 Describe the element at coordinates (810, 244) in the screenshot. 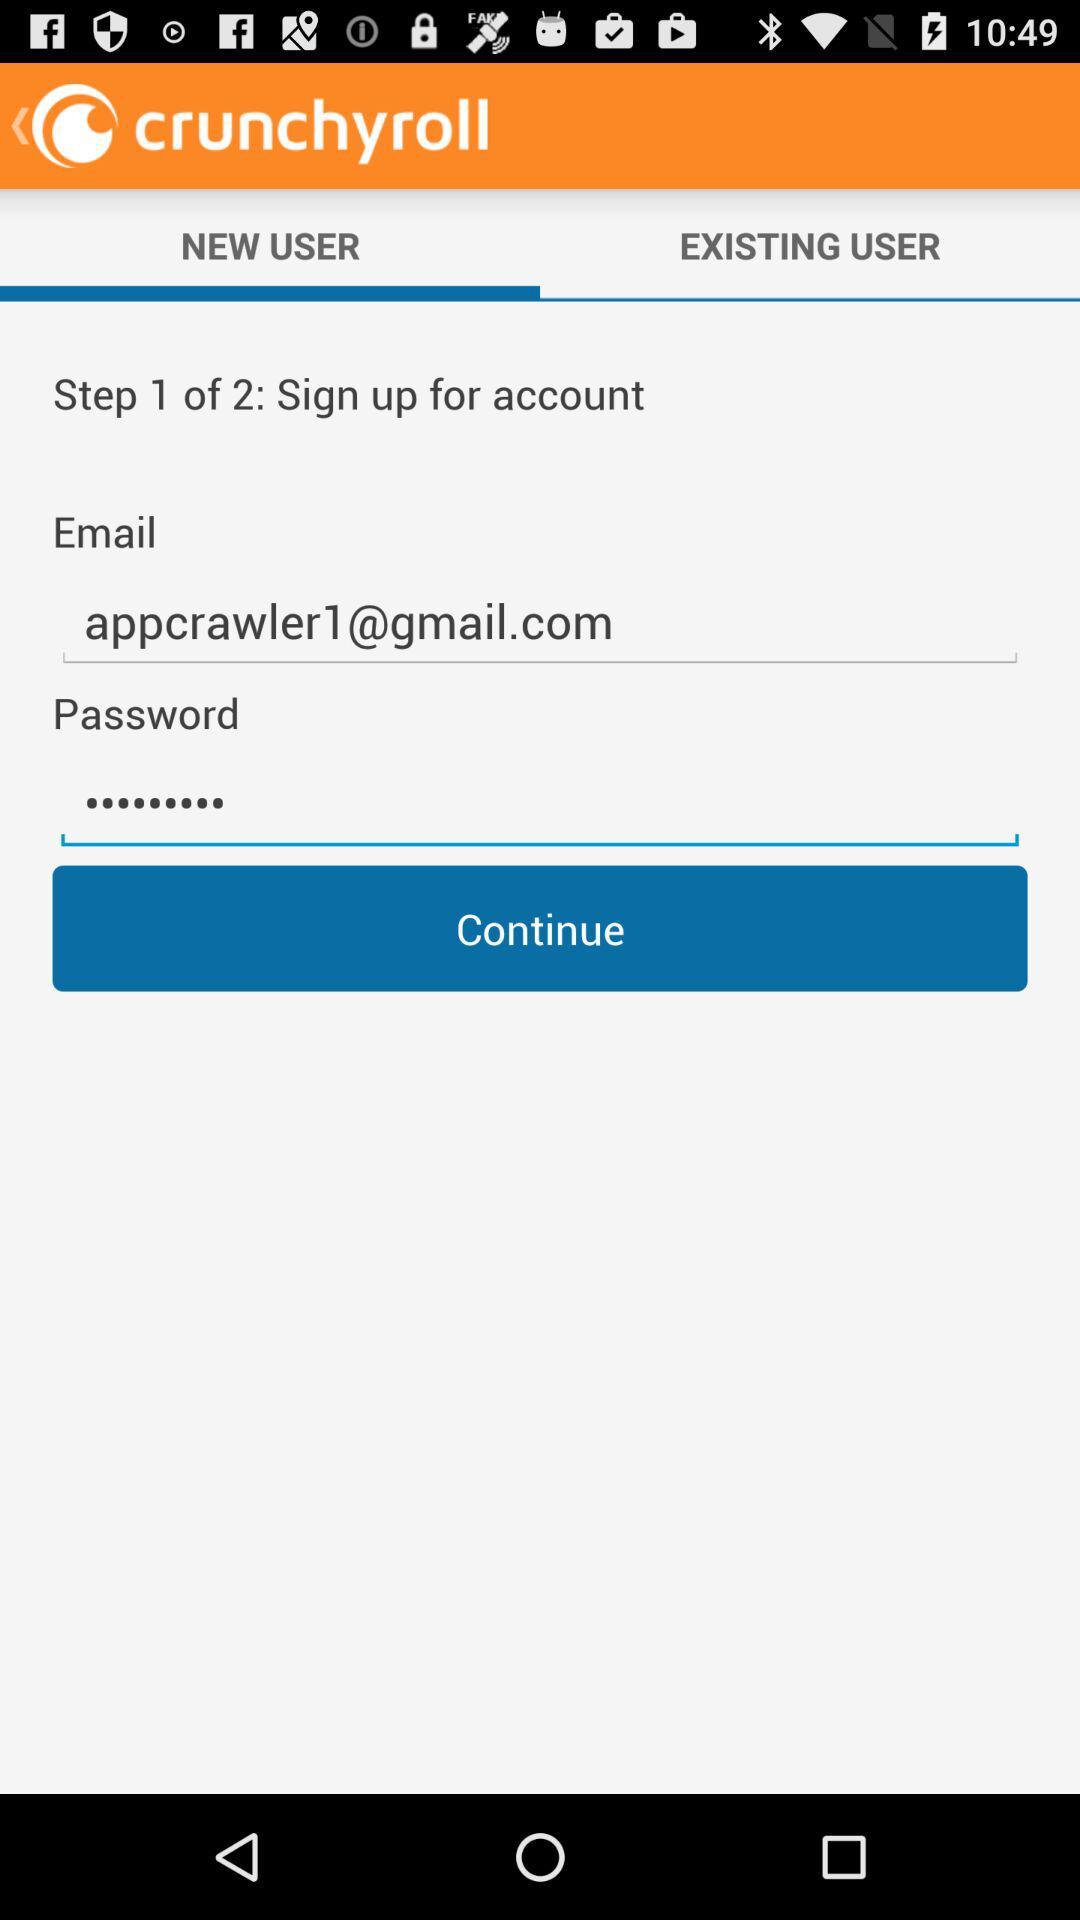

I see `the existing user icon` at that location.